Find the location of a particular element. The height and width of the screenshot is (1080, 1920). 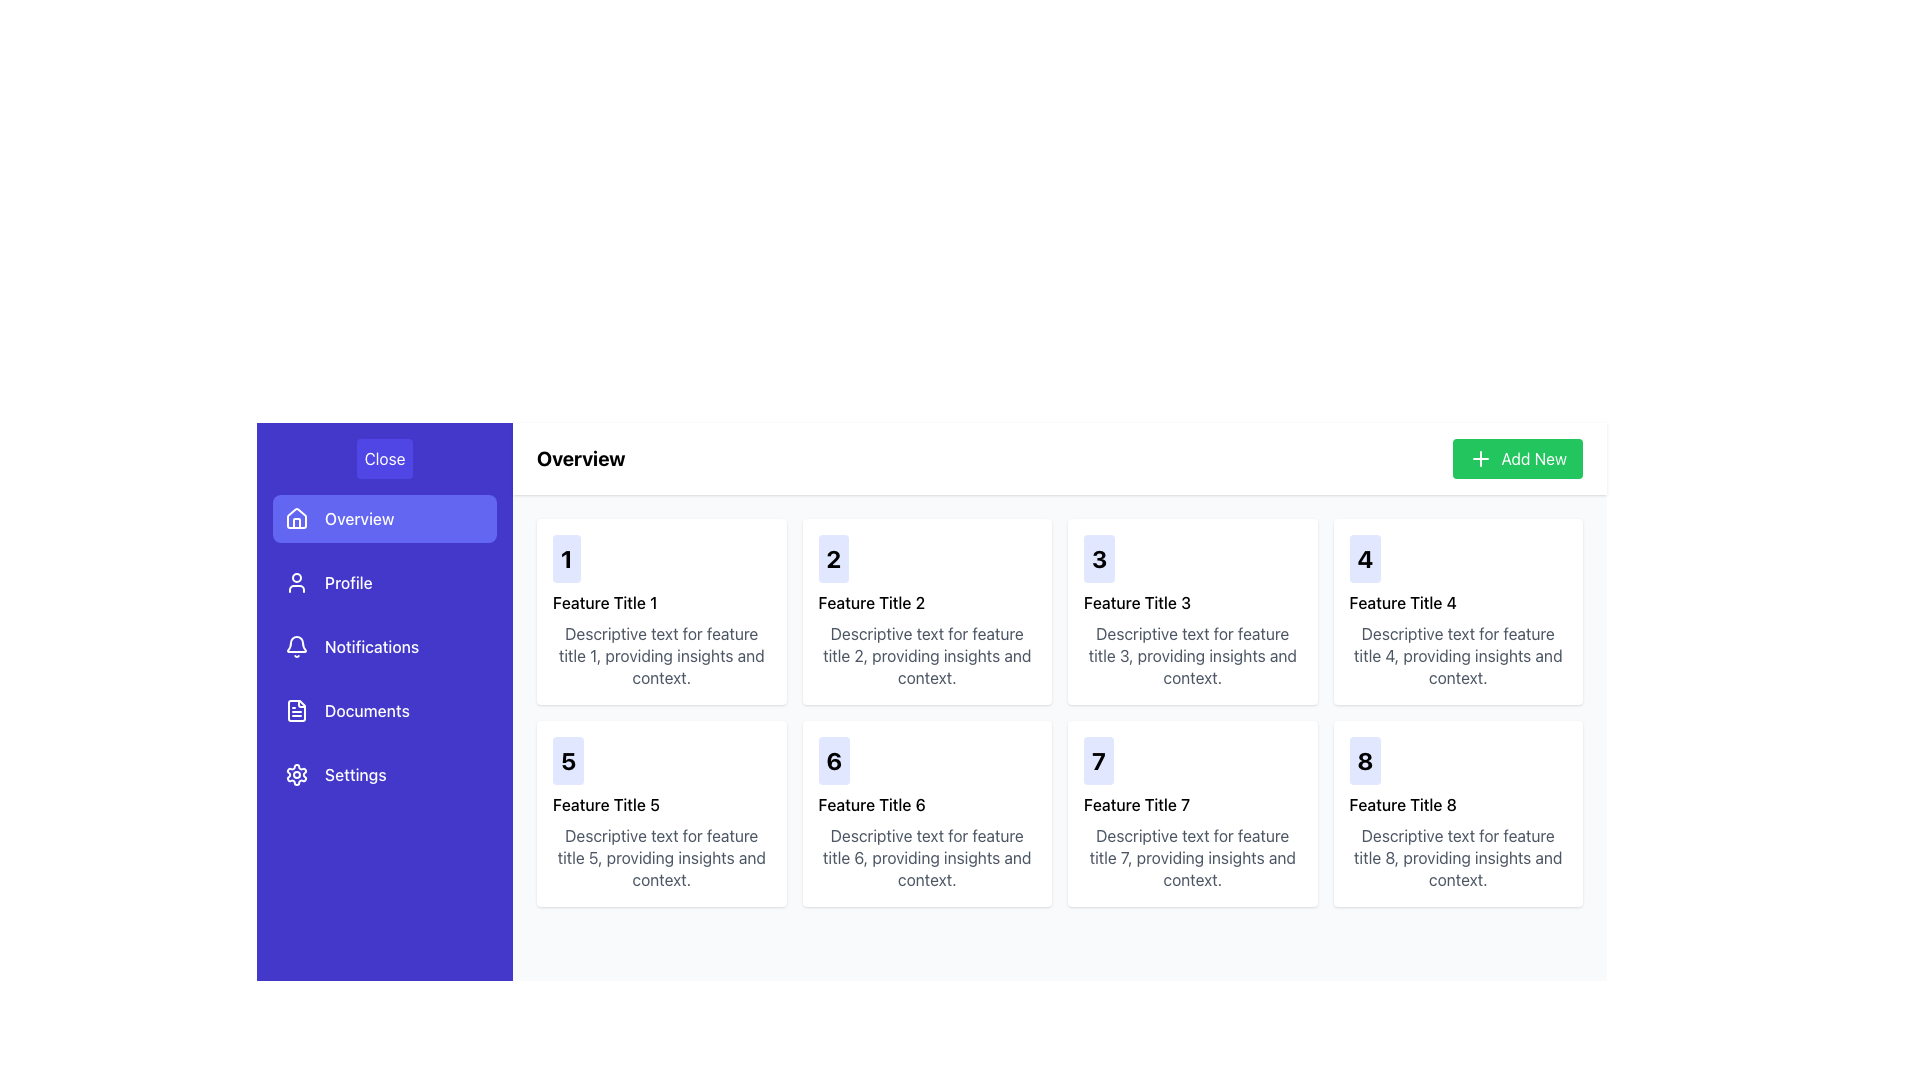

the card component displaying 'Feature Title 1', which is the first card in the grid layout is located at coordinates (661, 611).